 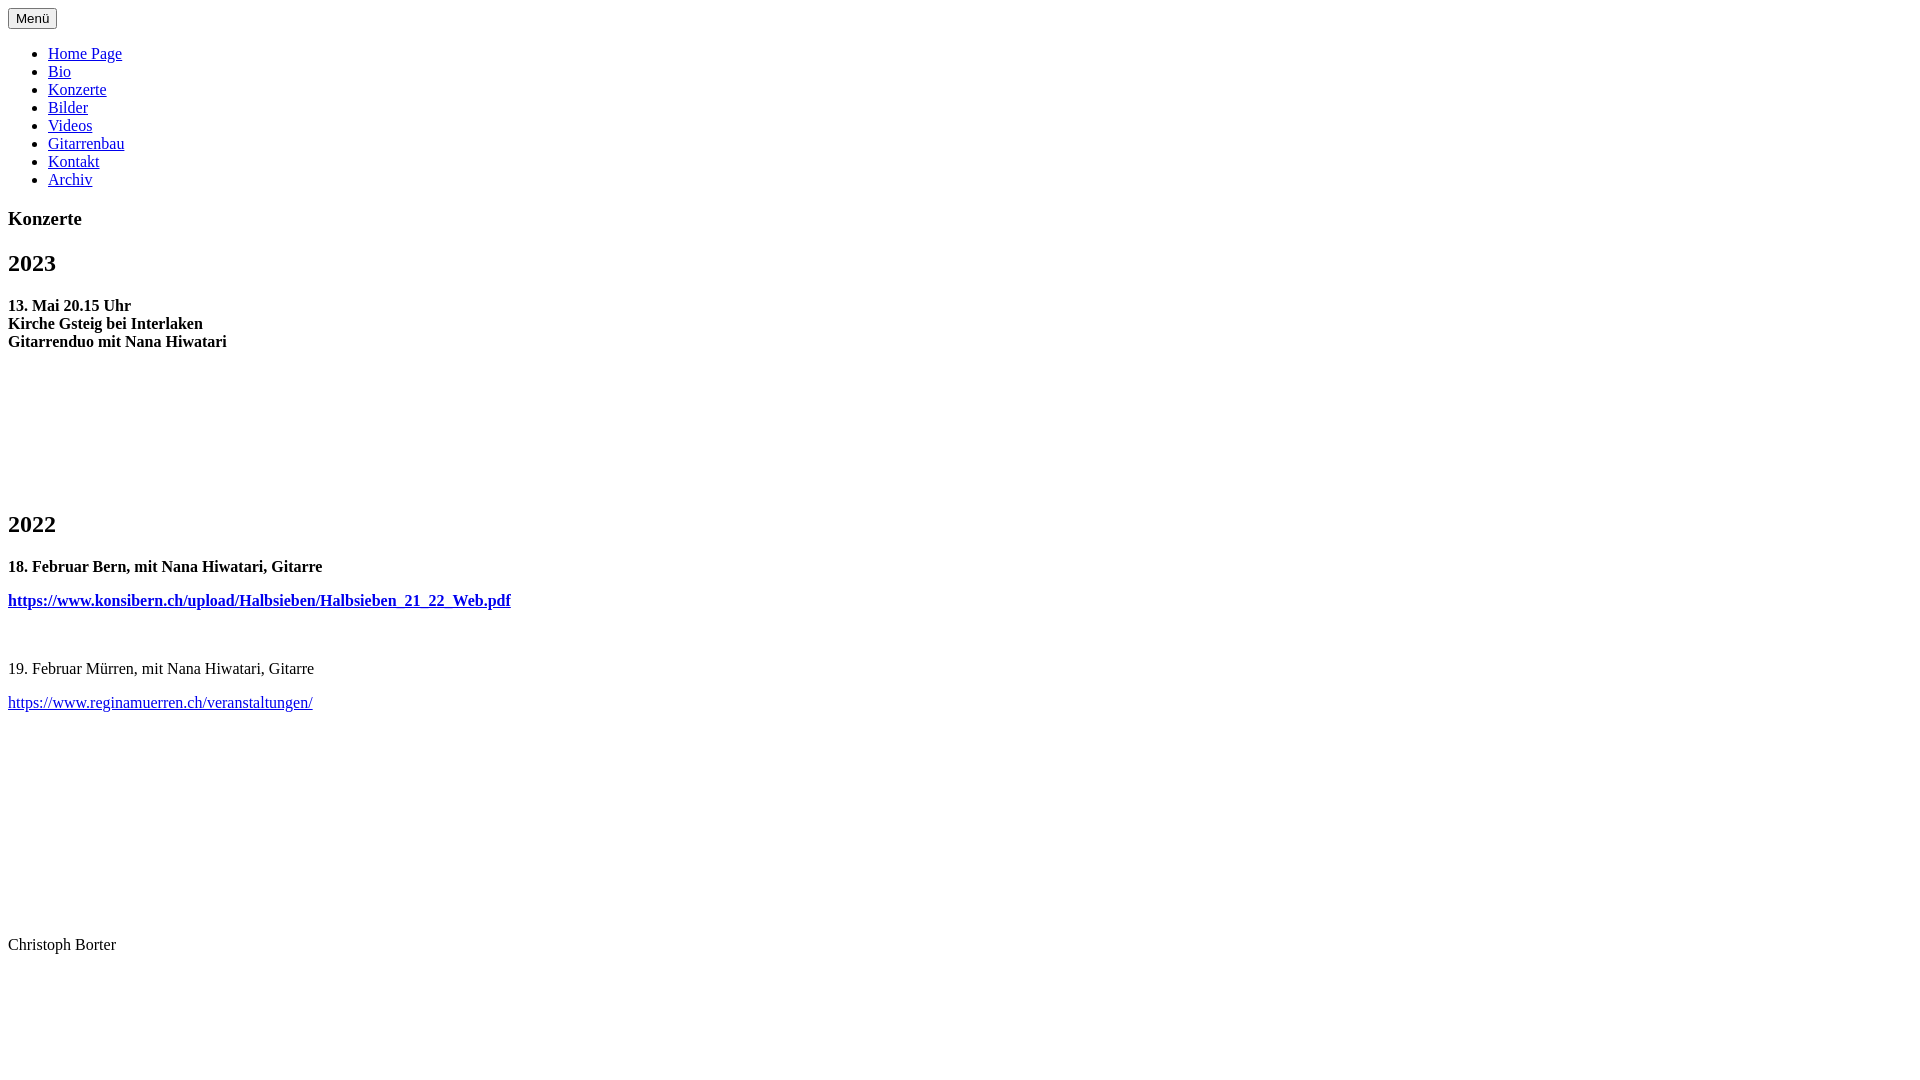 I want to click on 'Archiv', so click(x=70, y=178).